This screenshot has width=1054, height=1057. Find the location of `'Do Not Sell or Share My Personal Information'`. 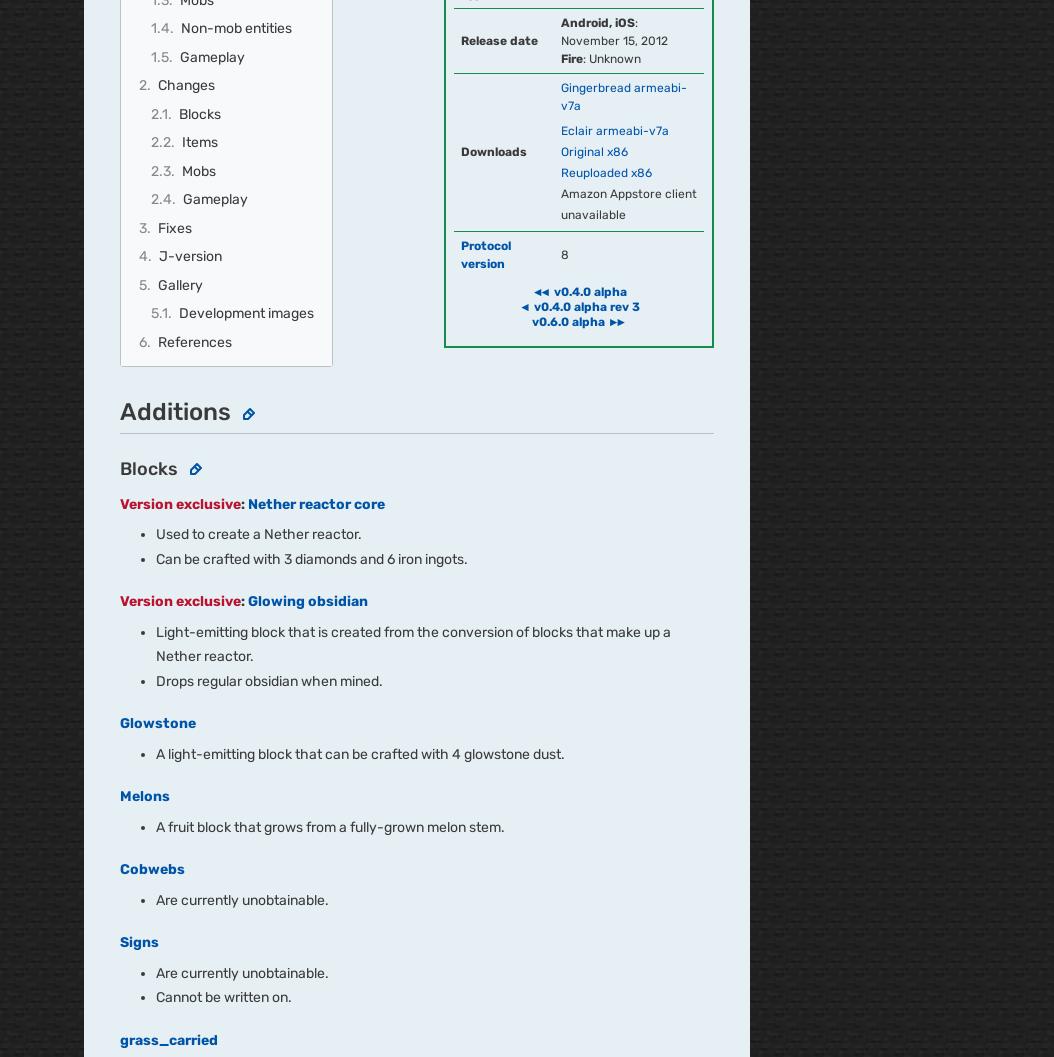

'Do Not Sell or Share My Personal Information' is located at coordinates (574, 818).